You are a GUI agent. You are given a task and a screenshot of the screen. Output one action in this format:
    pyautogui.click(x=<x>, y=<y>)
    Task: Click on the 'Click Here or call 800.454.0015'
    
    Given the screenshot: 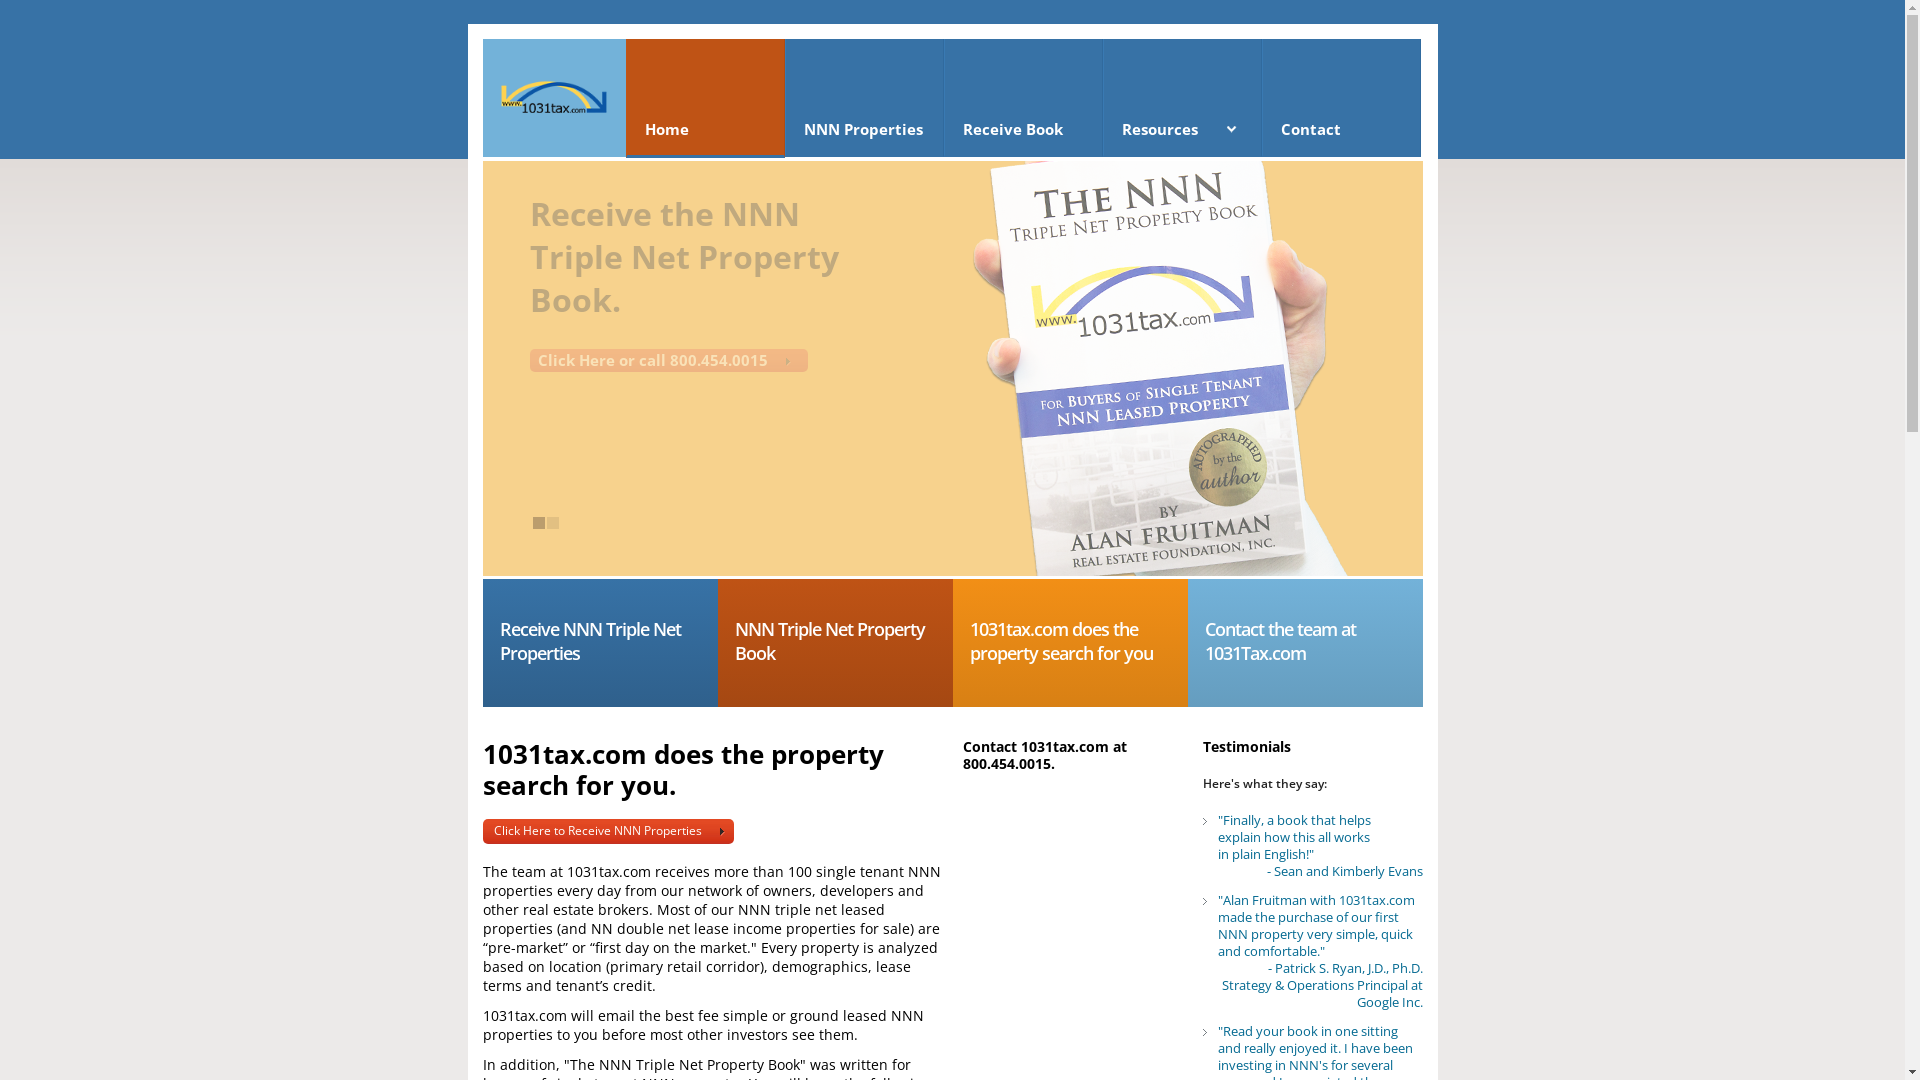 What is the action you would take?
    pyautogui.click(x=668, y=360)
    